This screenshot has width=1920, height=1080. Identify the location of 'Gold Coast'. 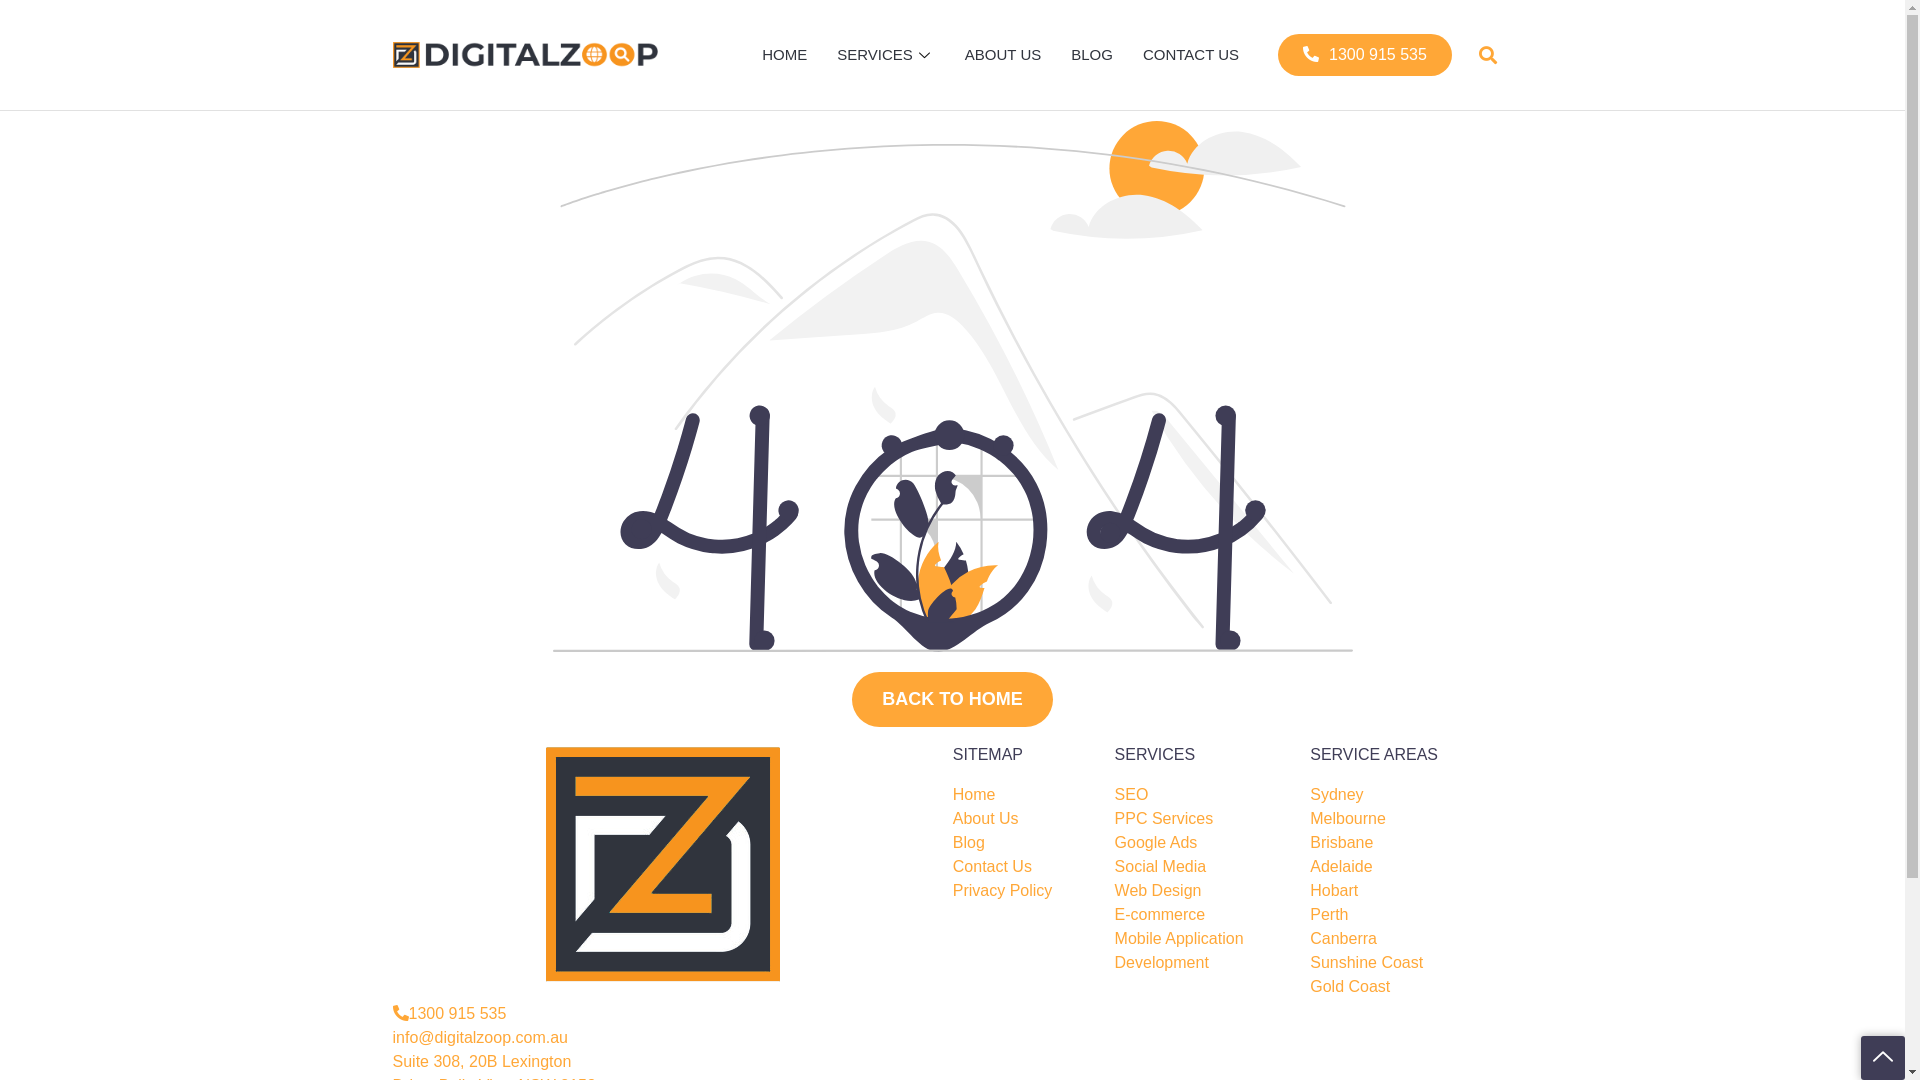
(1349, 986).